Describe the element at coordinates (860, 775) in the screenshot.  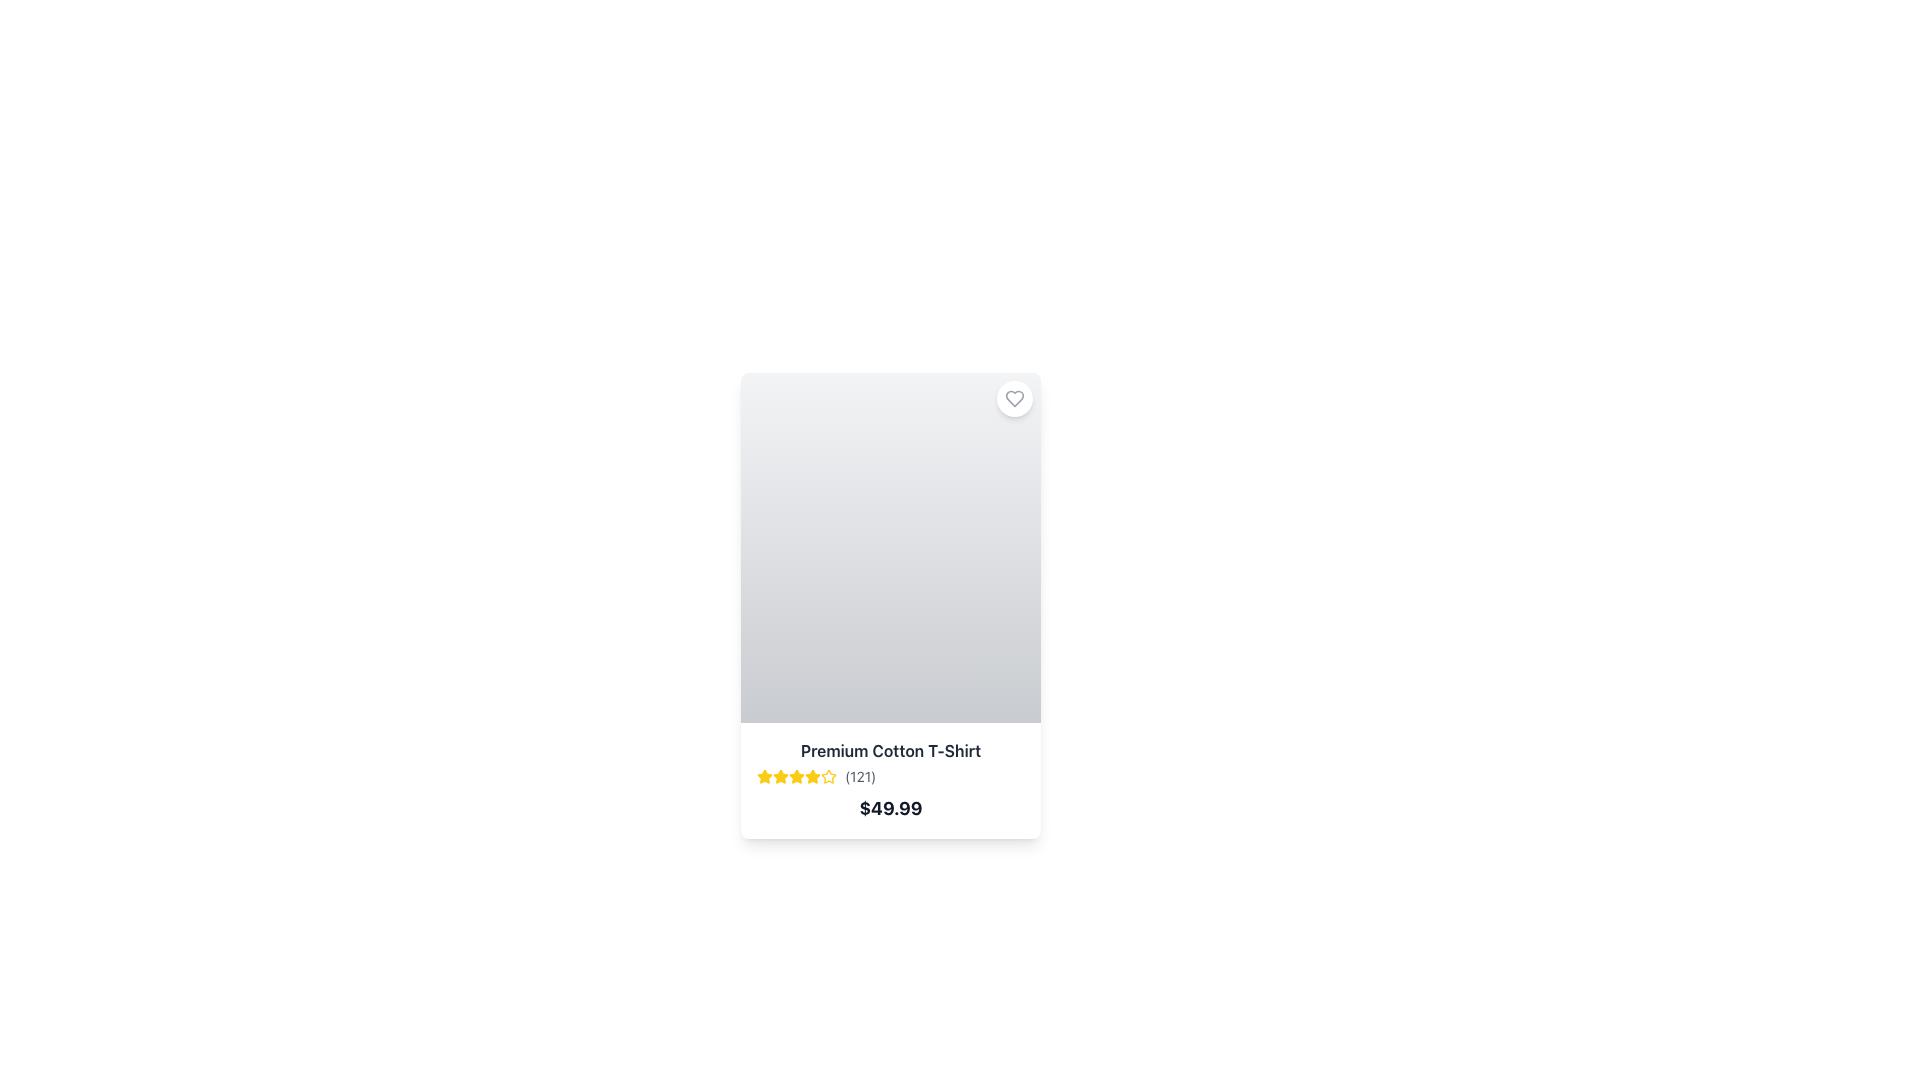
I see `text content of the Text Label that displays the number of reviews or ratings associated with the product 'Premium Cotton T-Shirt' located to the right of the rating stars` at that location.